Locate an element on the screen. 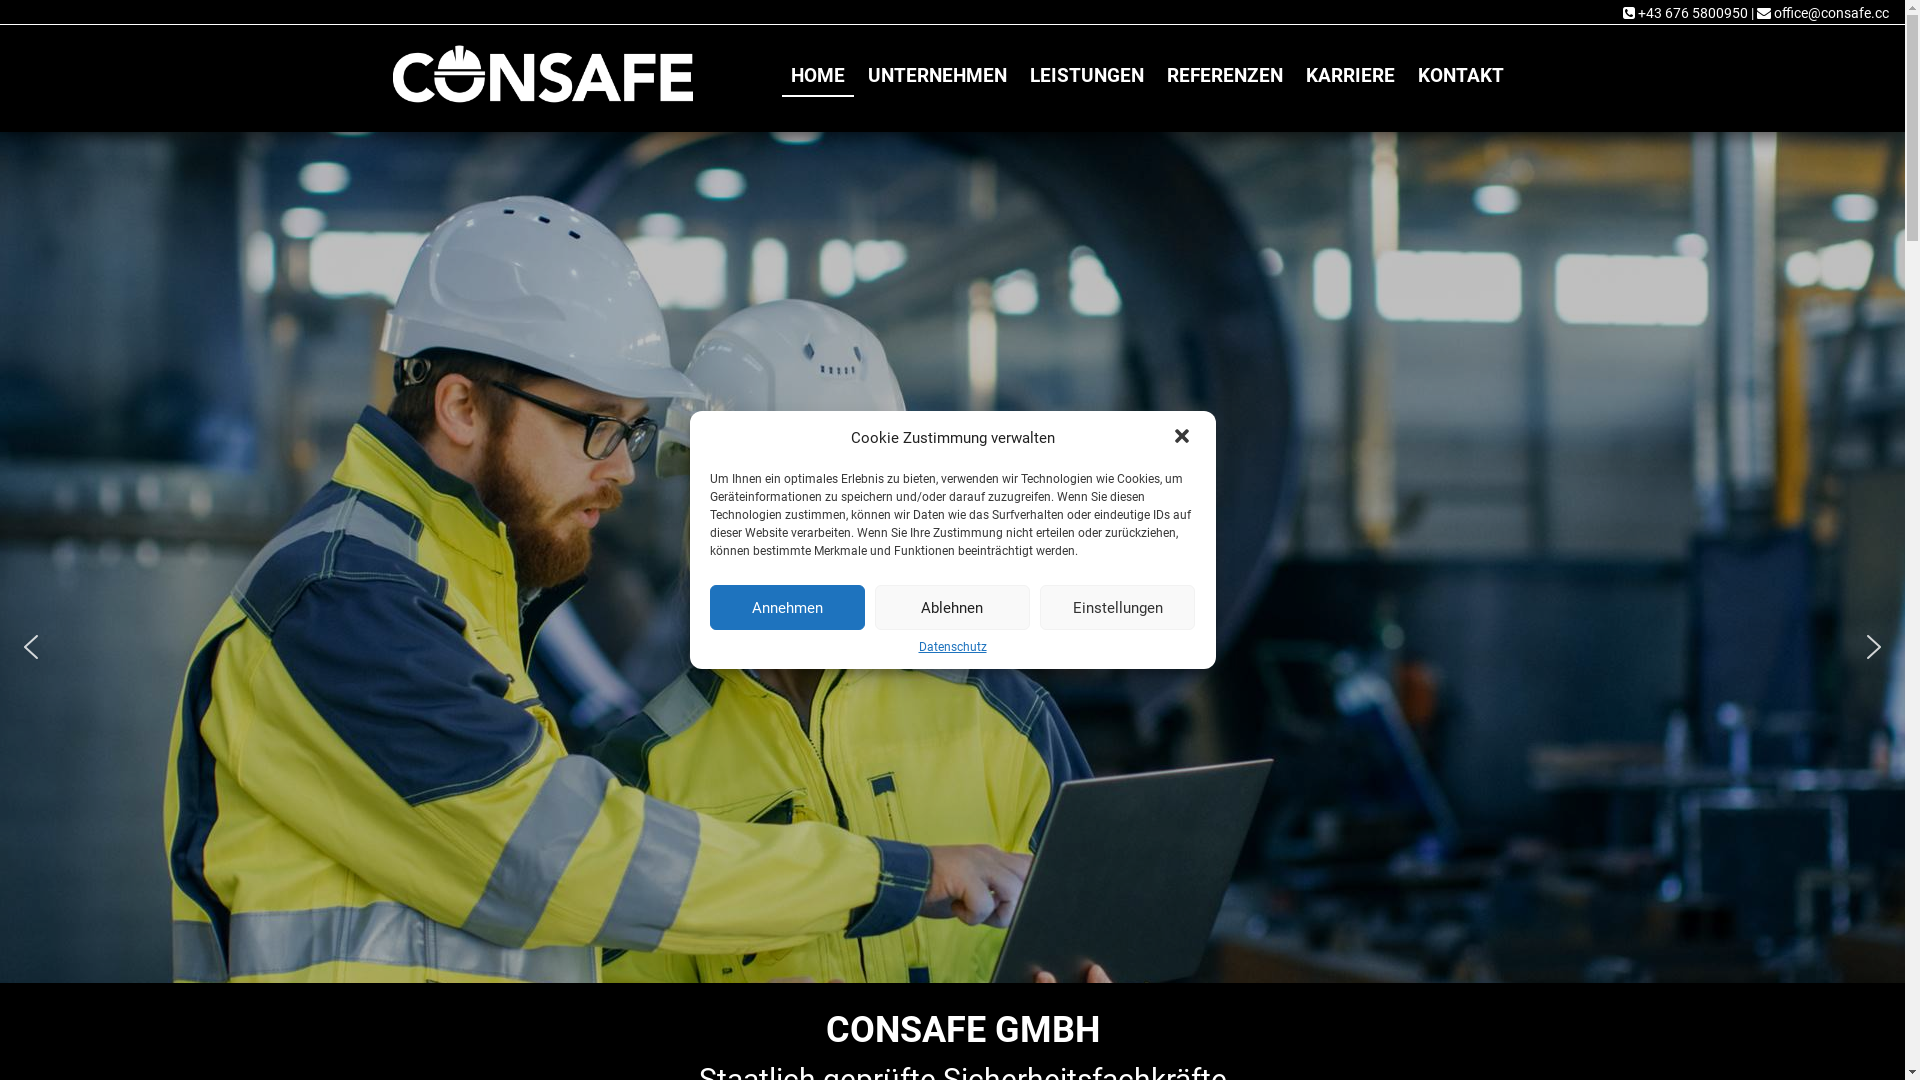 This screenshot has height=1080, width=1920. 'Einstellungen' is located at coordinates (1116, 606).